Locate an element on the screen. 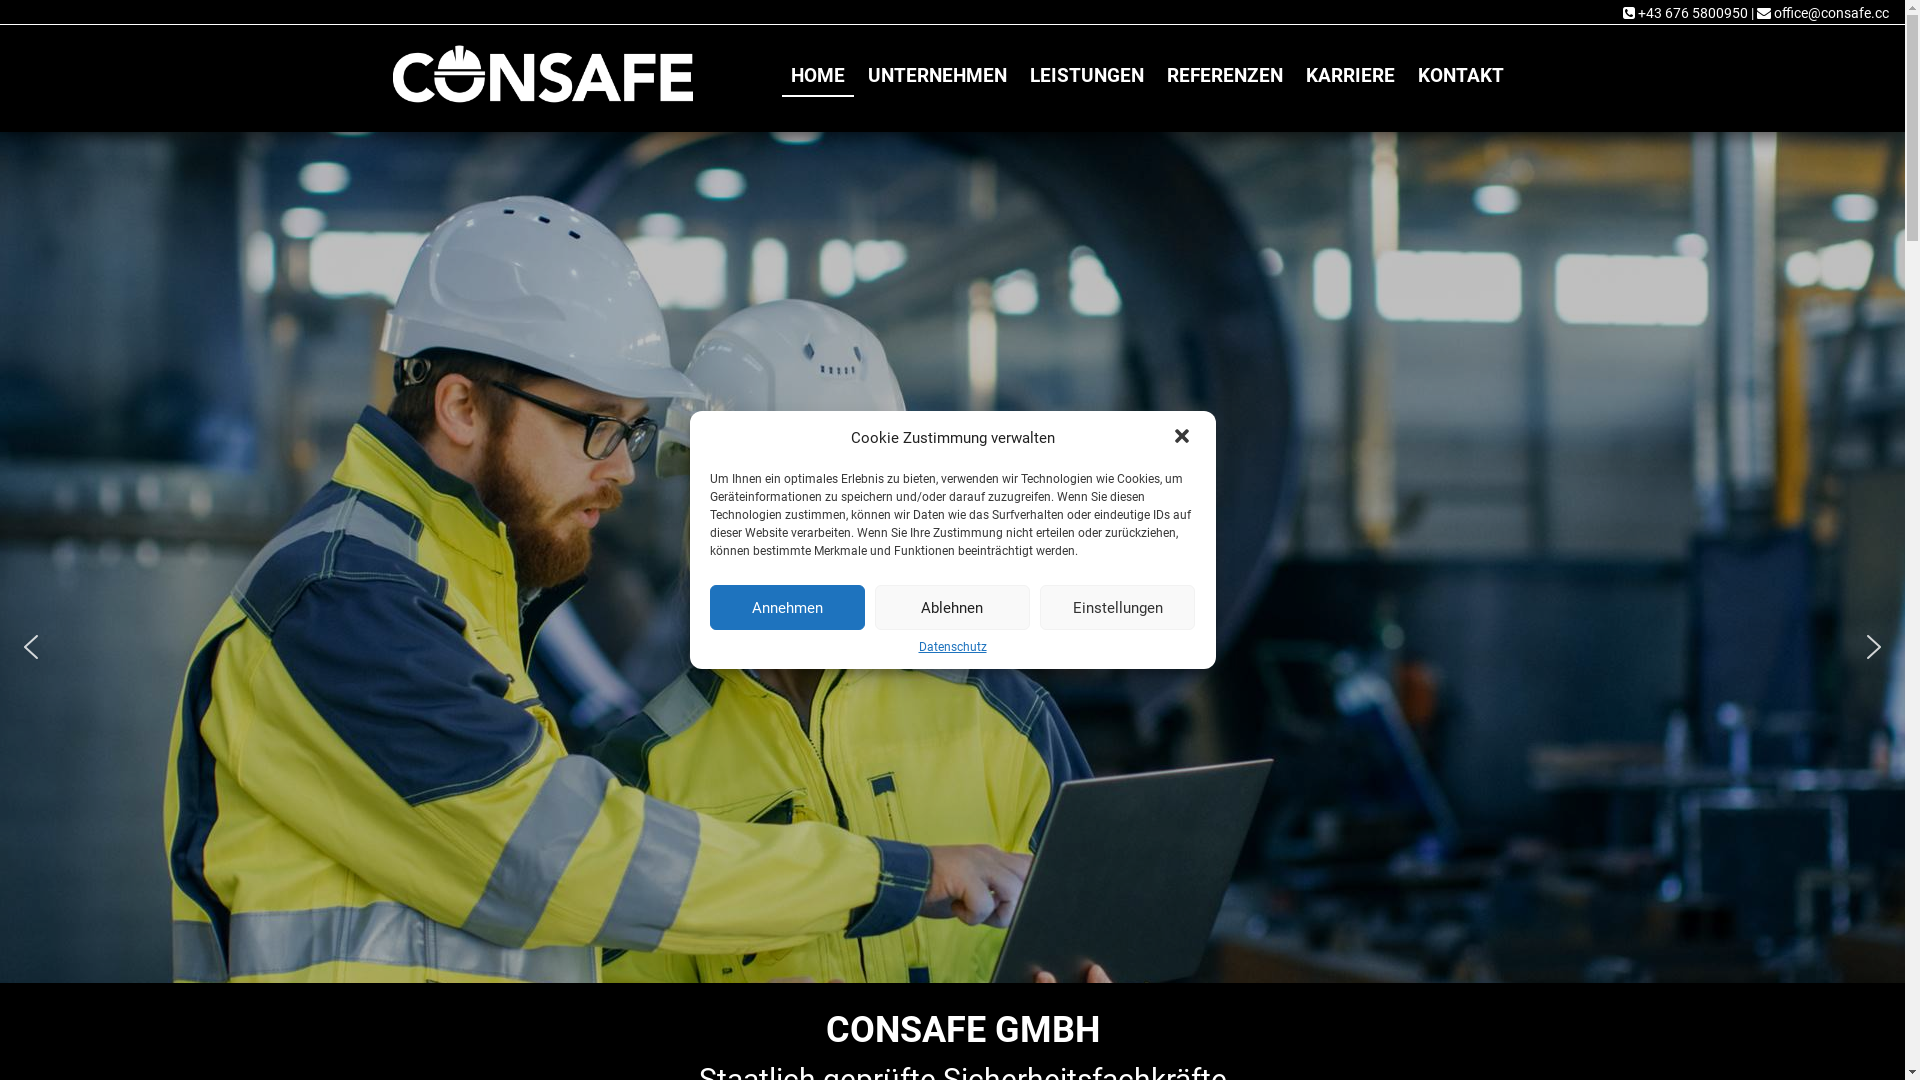 This screenshot has height=1080, width=1920. 'Einstellungen' is located at coordinates (1116, 606).